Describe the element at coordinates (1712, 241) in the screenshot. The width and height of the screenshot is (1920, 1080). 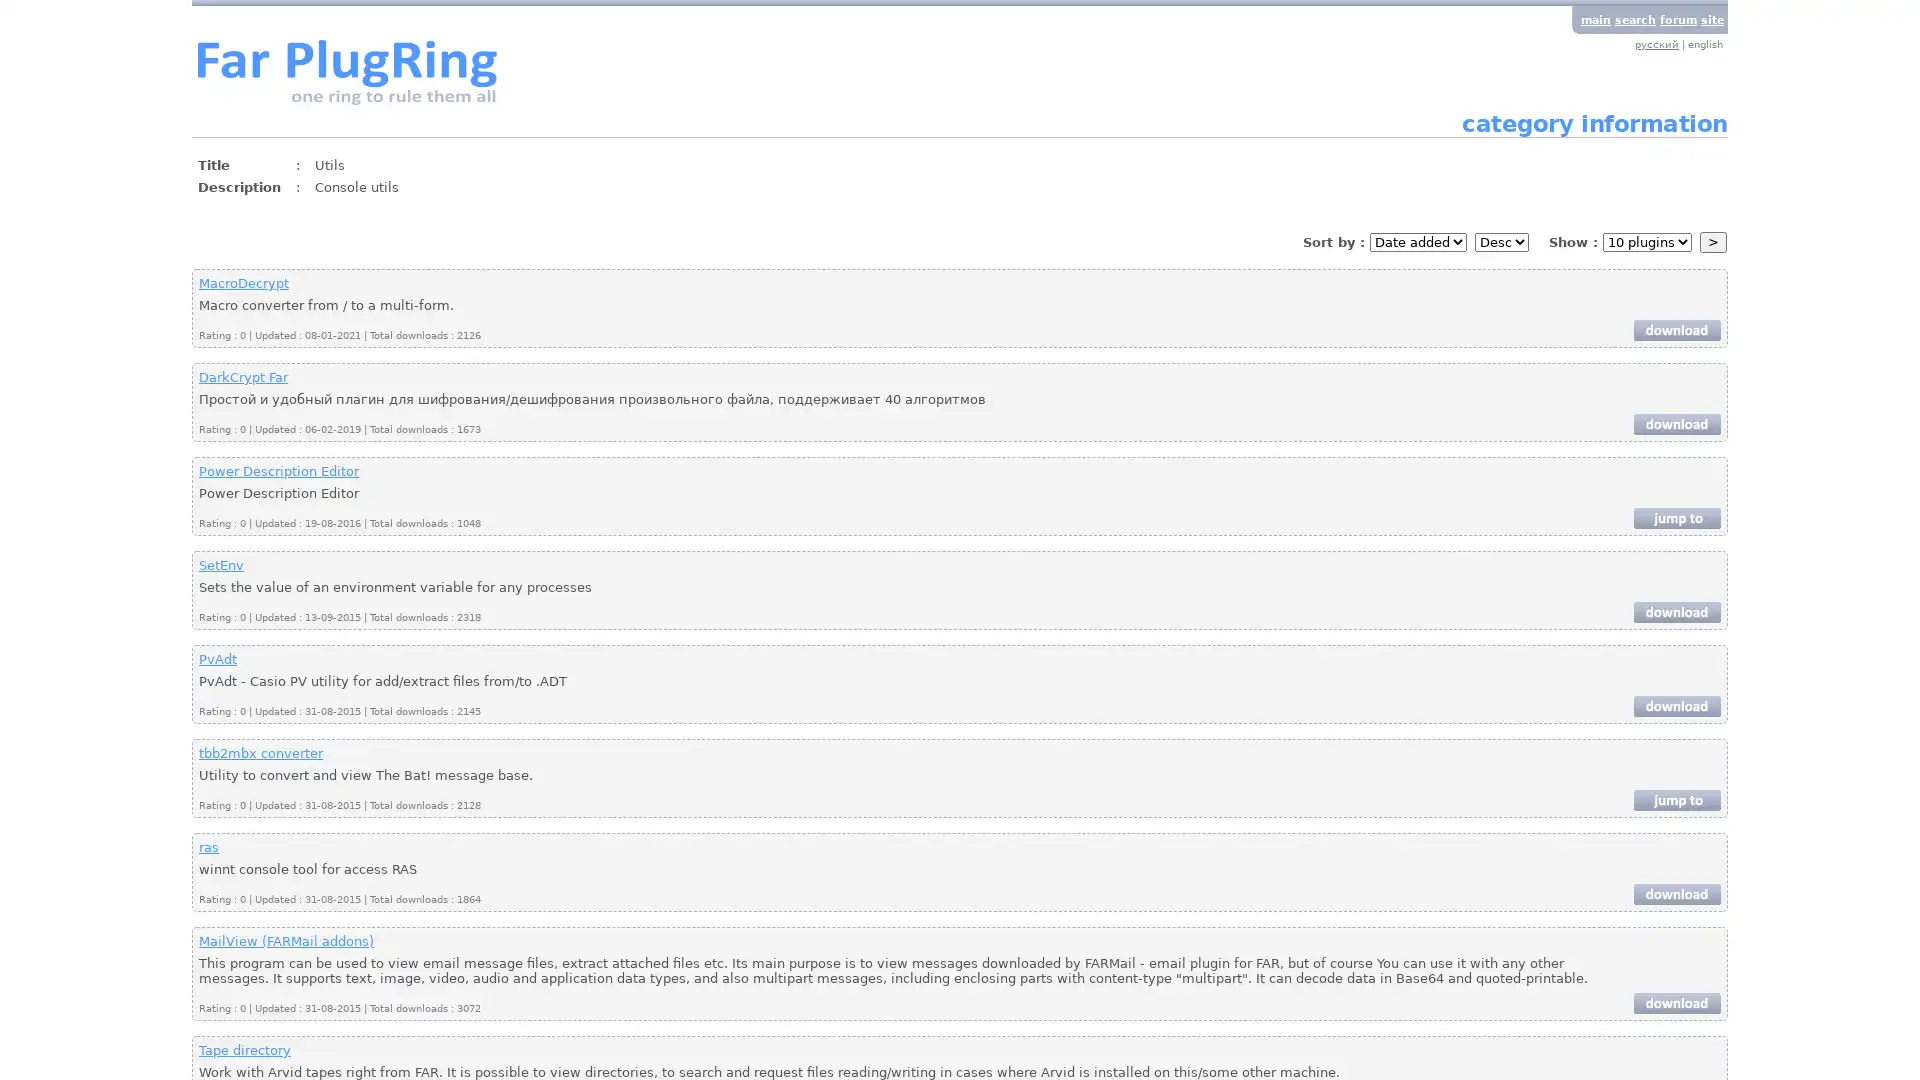
I see `>` at that location.